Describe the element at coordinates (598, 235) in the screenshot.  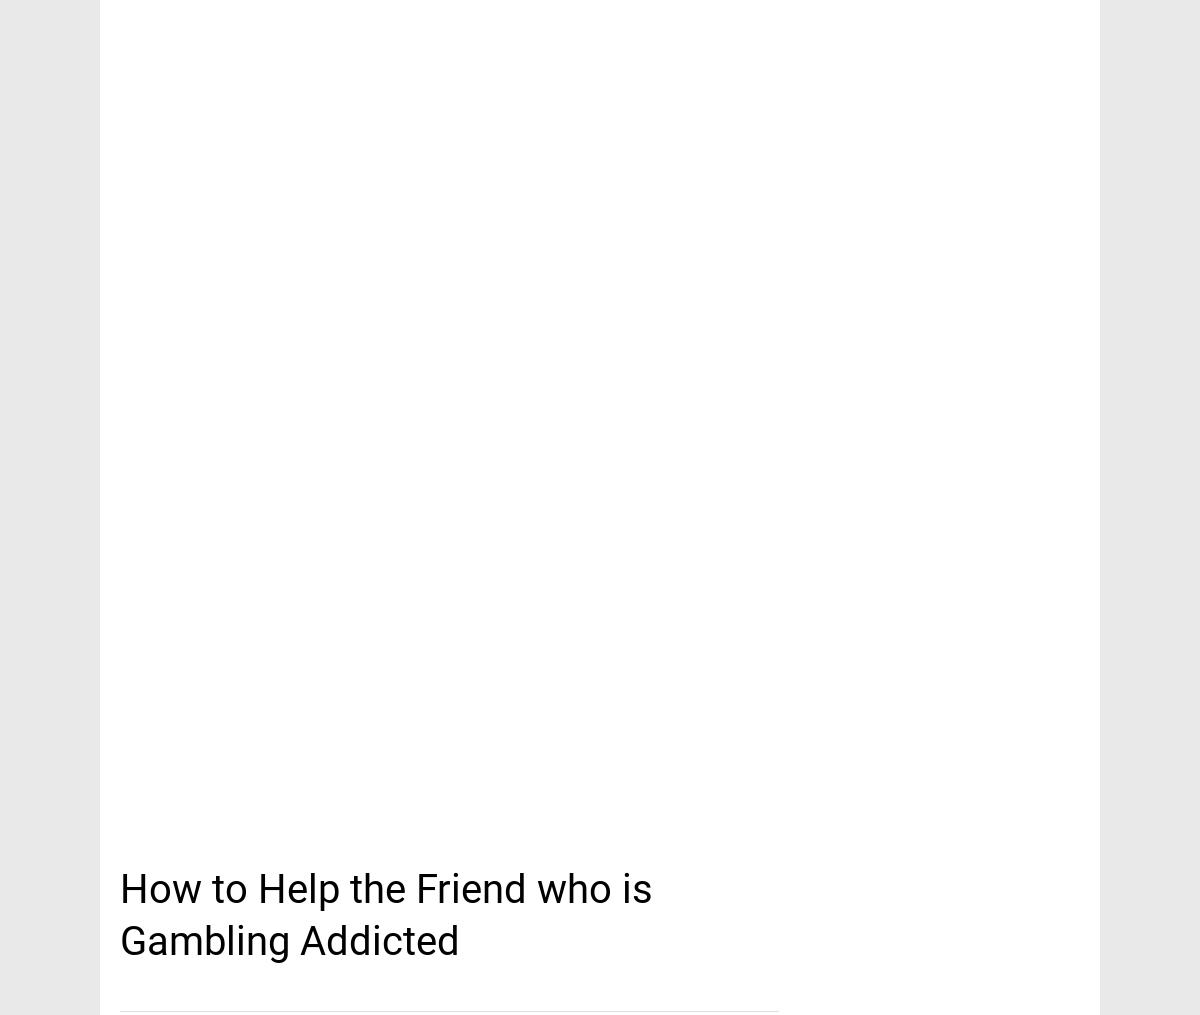
I see `'S.U. Rahman'` at that location.